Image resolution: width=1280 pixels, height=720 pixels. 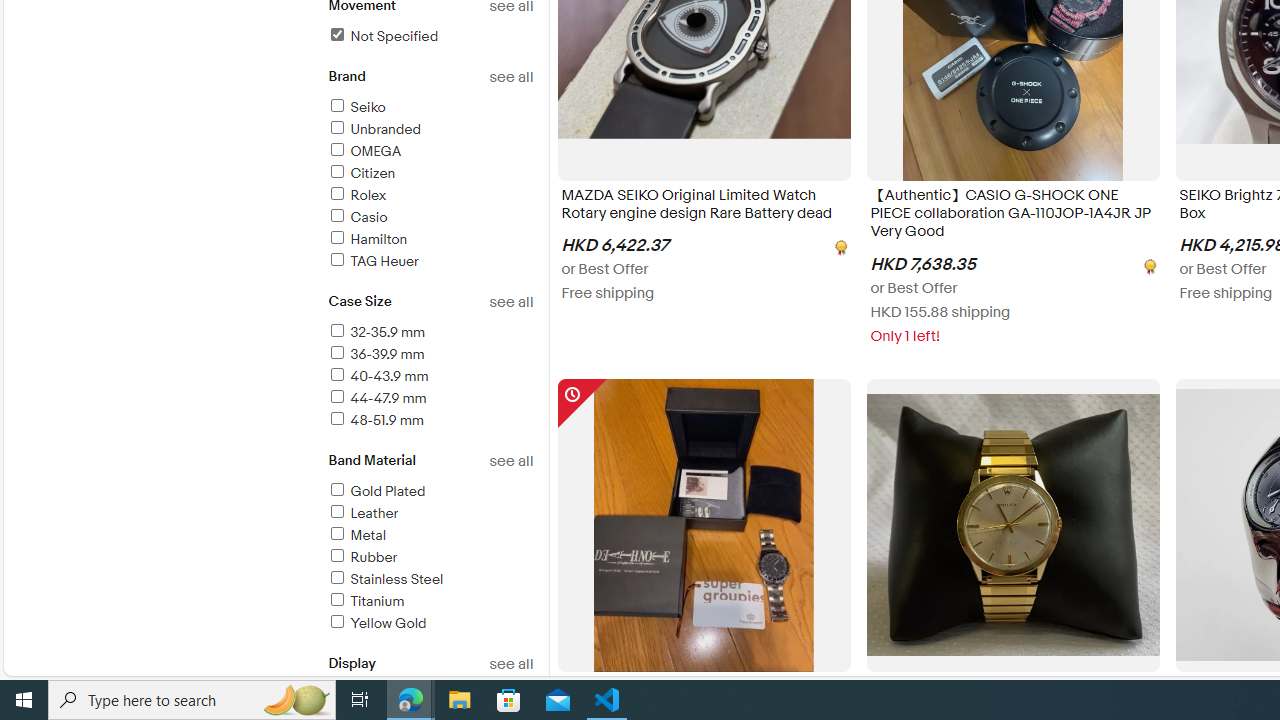 I want to click on 'Rubber', so click(x=429, y=558).